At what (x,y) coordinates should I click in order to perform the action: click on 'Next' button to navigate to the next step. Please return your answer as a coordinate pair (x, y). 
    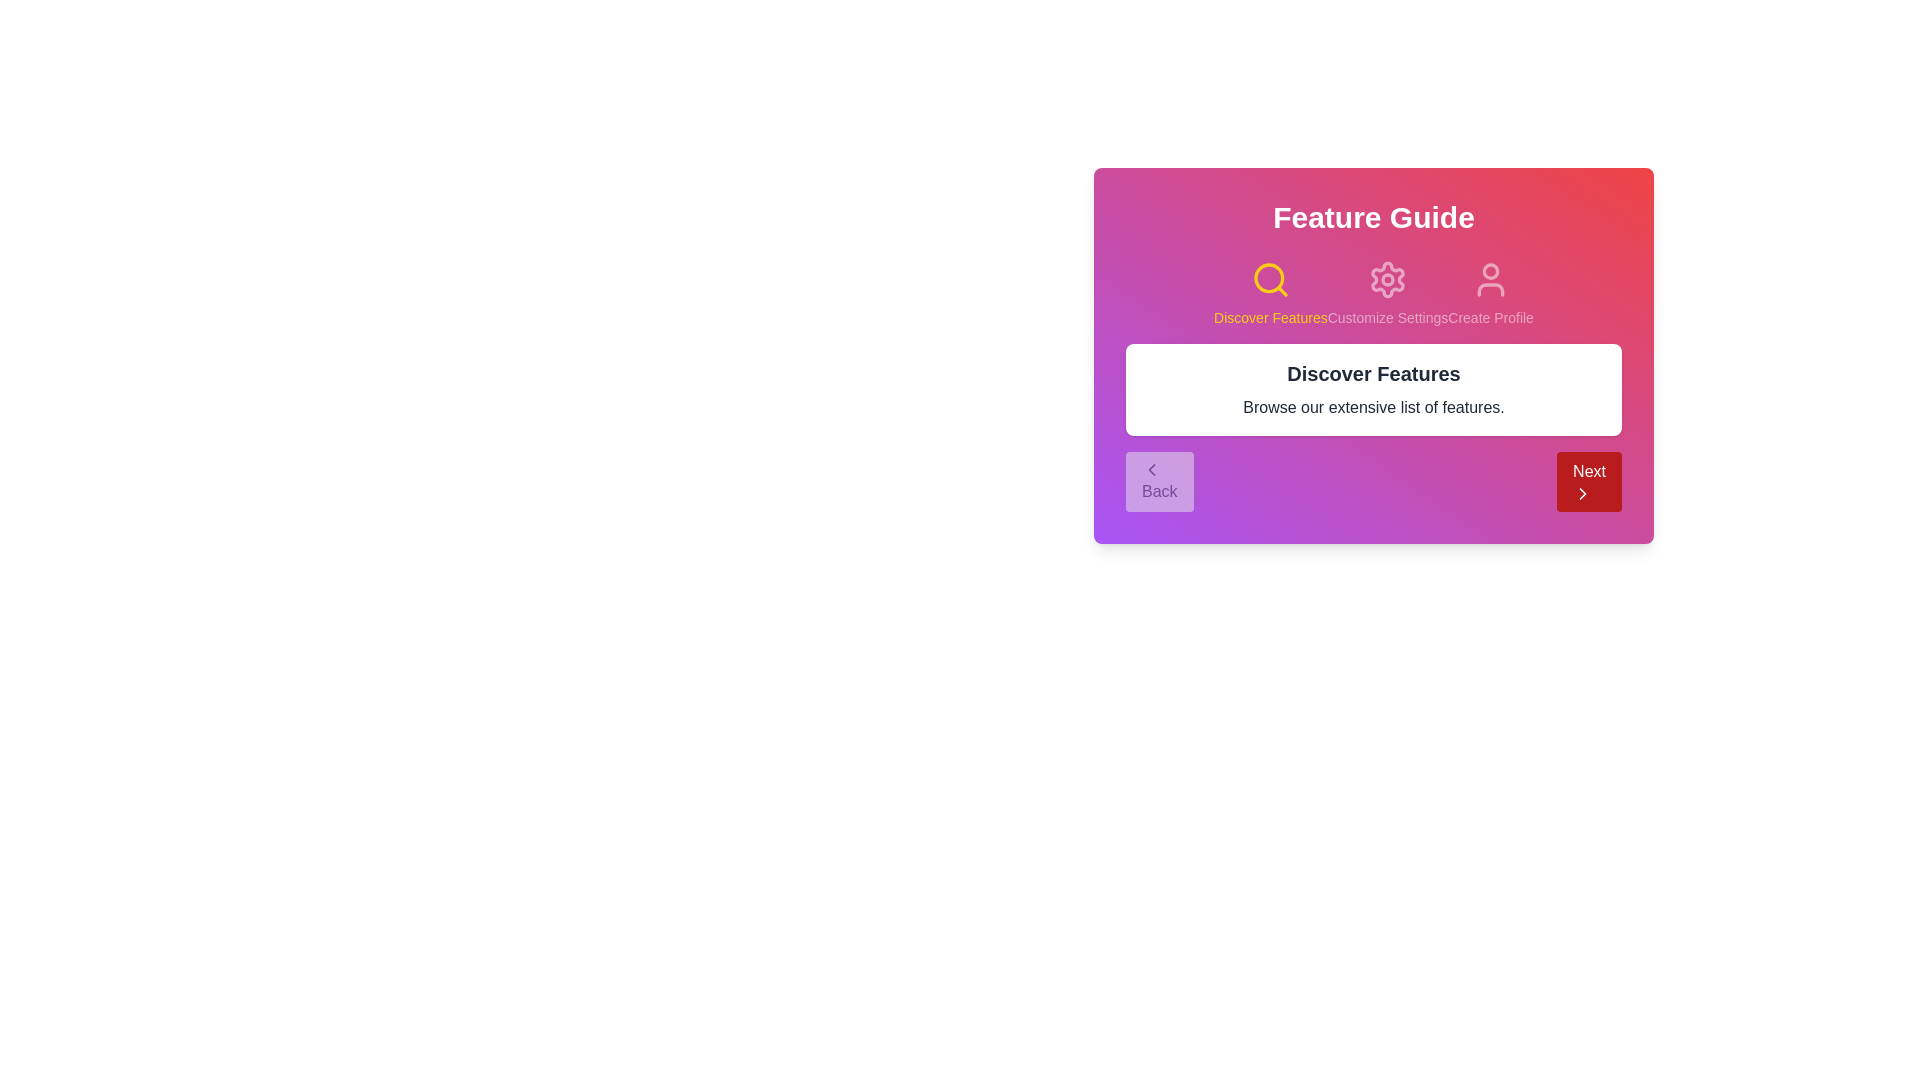
    Looking at the image, I should click on (1588, 482).